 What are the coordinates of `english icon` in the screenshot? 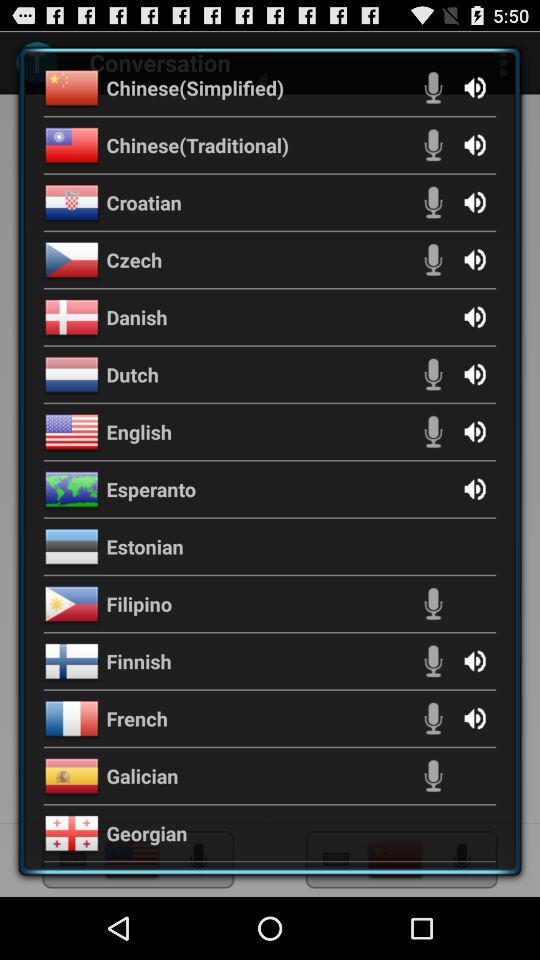 It's located at (138, 431).